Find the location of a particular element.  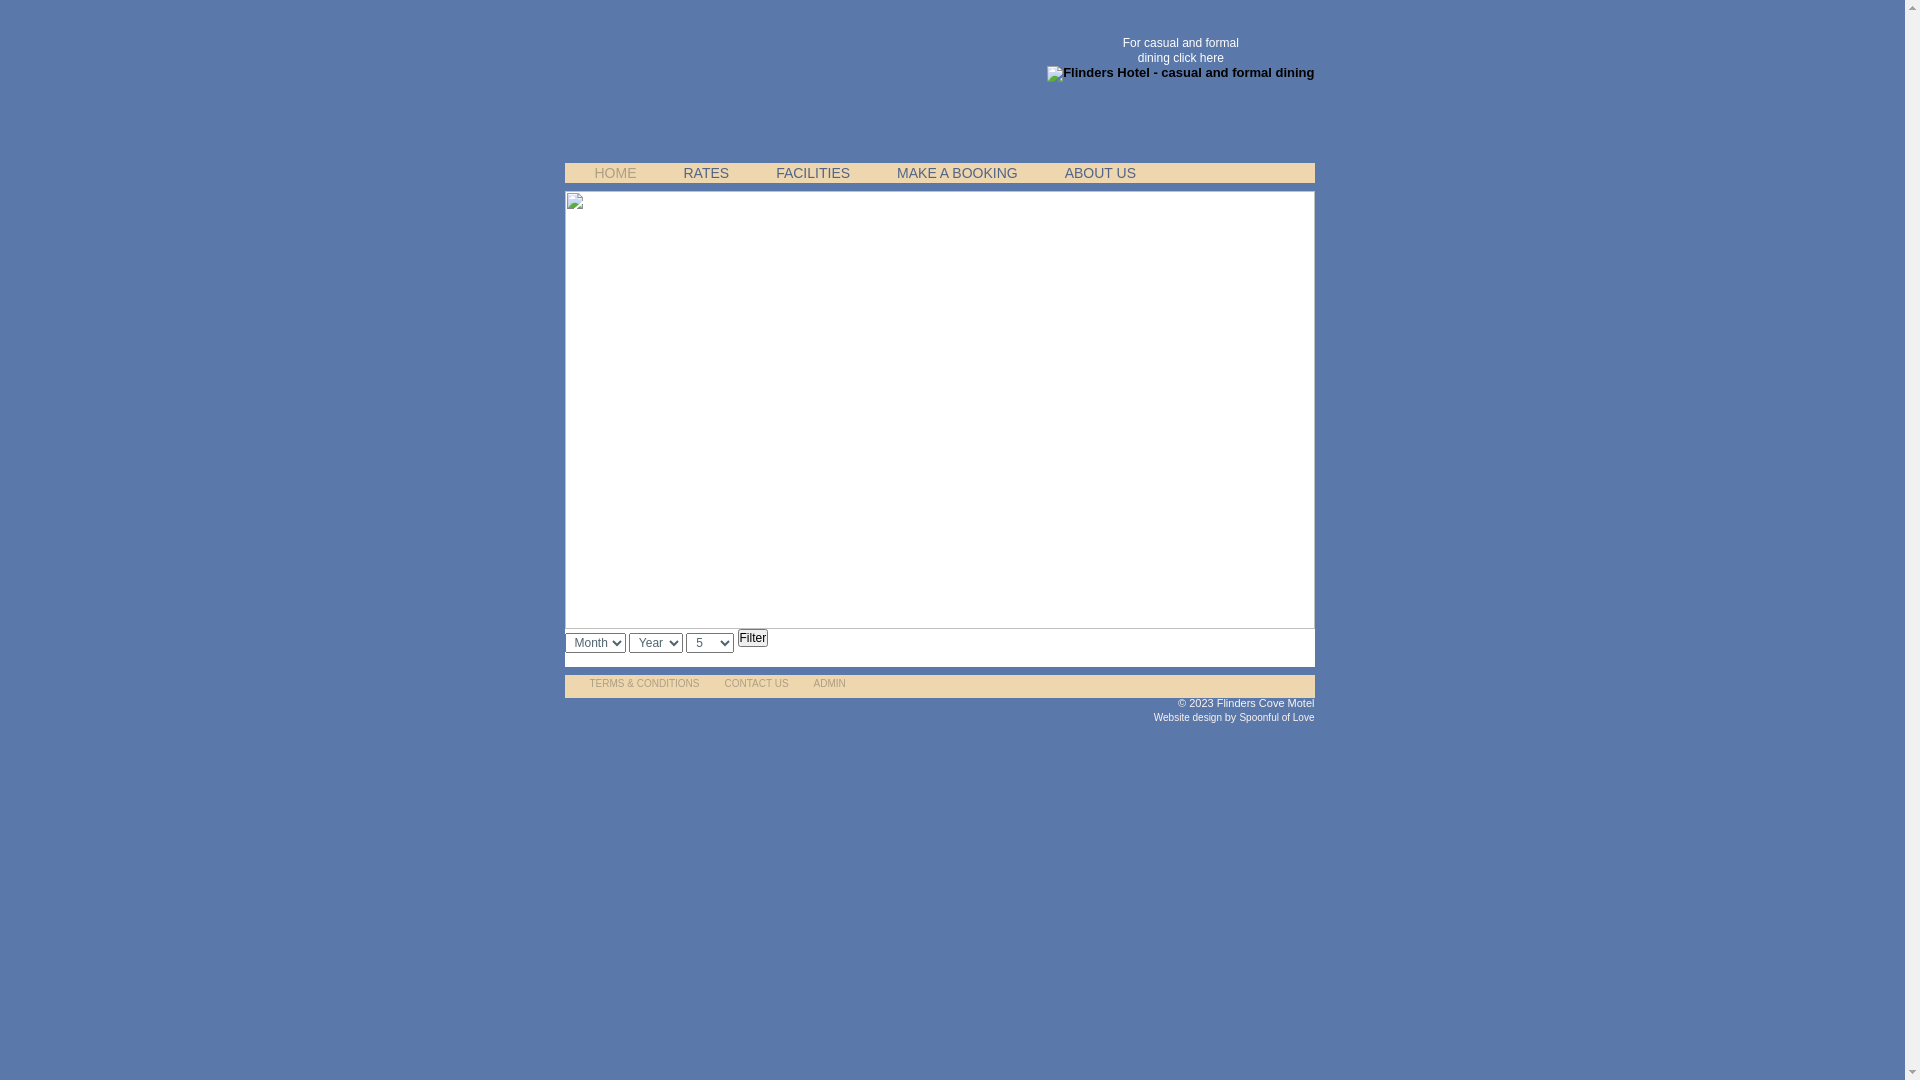

'Website design' is located at coordinates (1153, 716).